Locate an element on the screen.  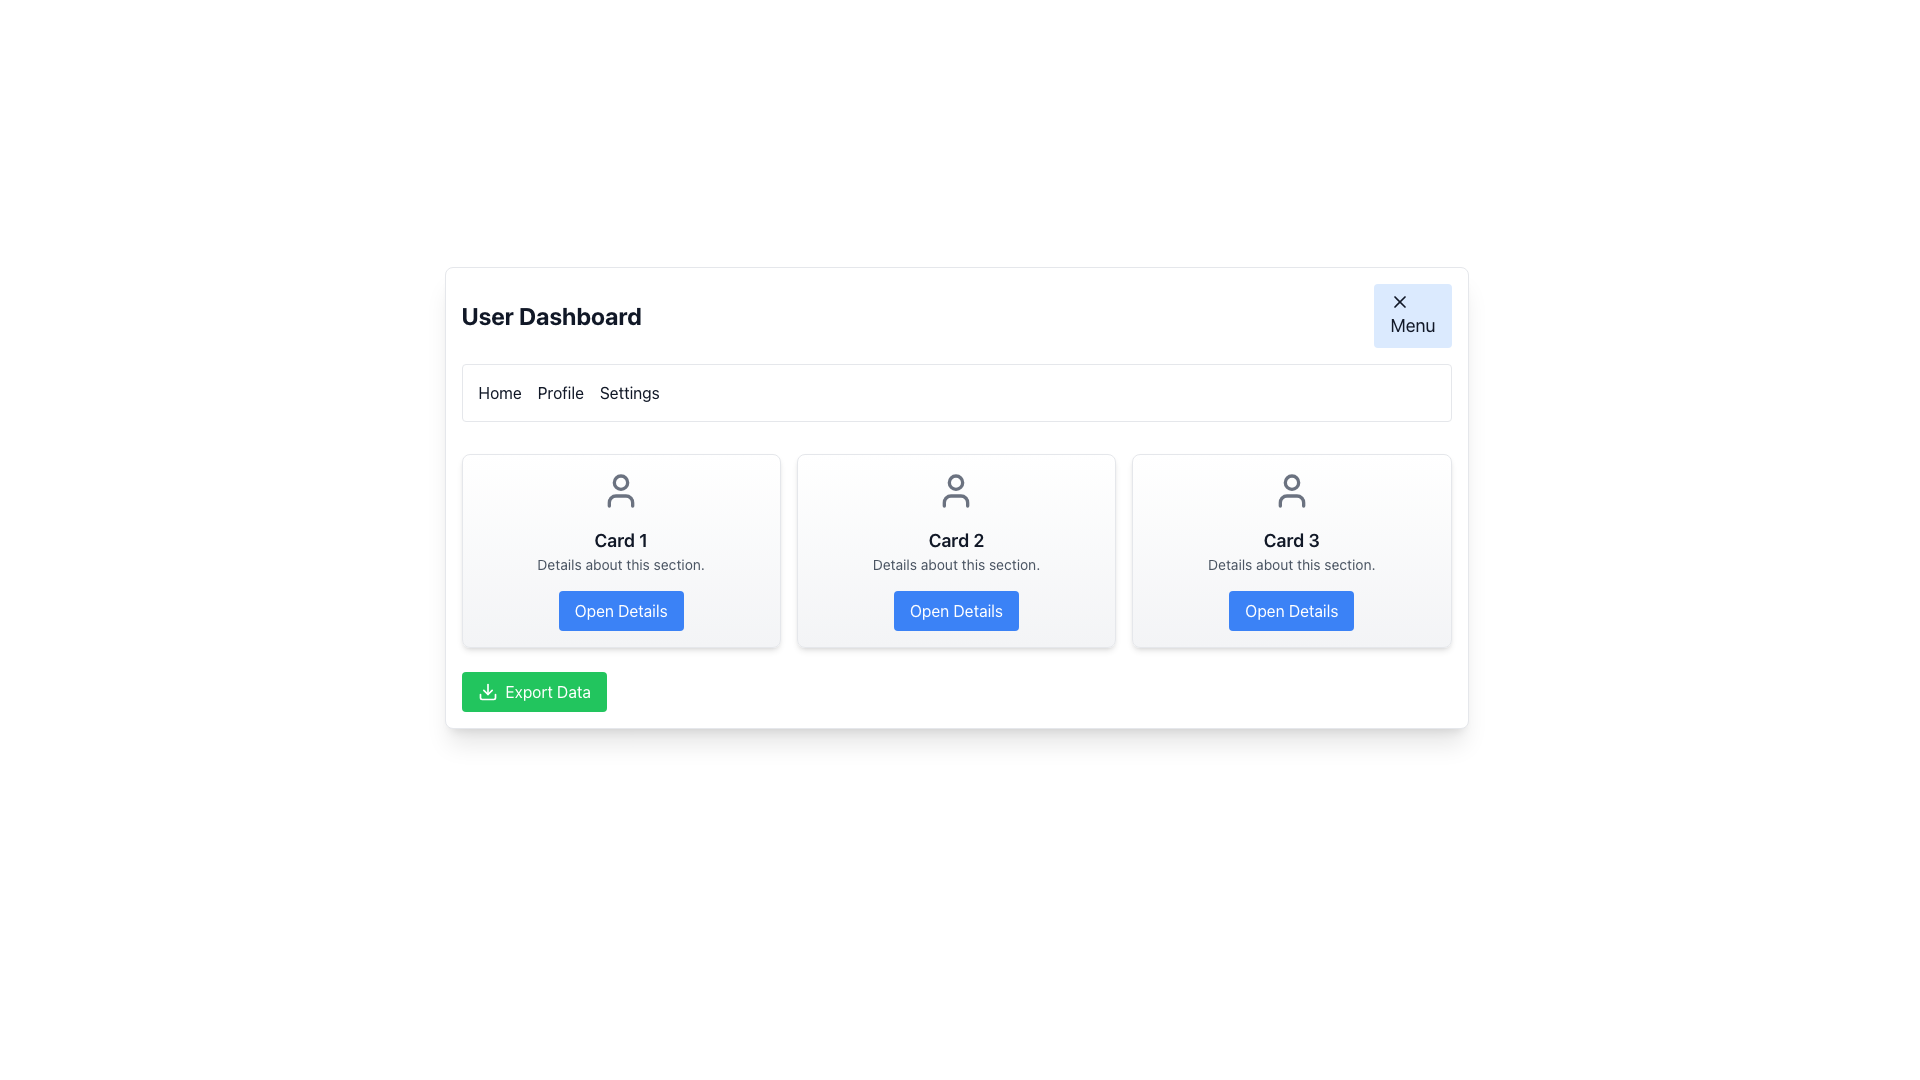
the circular avatar icon within the first card ('Card 1') in the dashboard, located at the upper-center of the card layout is located at coordinates (620, 482).